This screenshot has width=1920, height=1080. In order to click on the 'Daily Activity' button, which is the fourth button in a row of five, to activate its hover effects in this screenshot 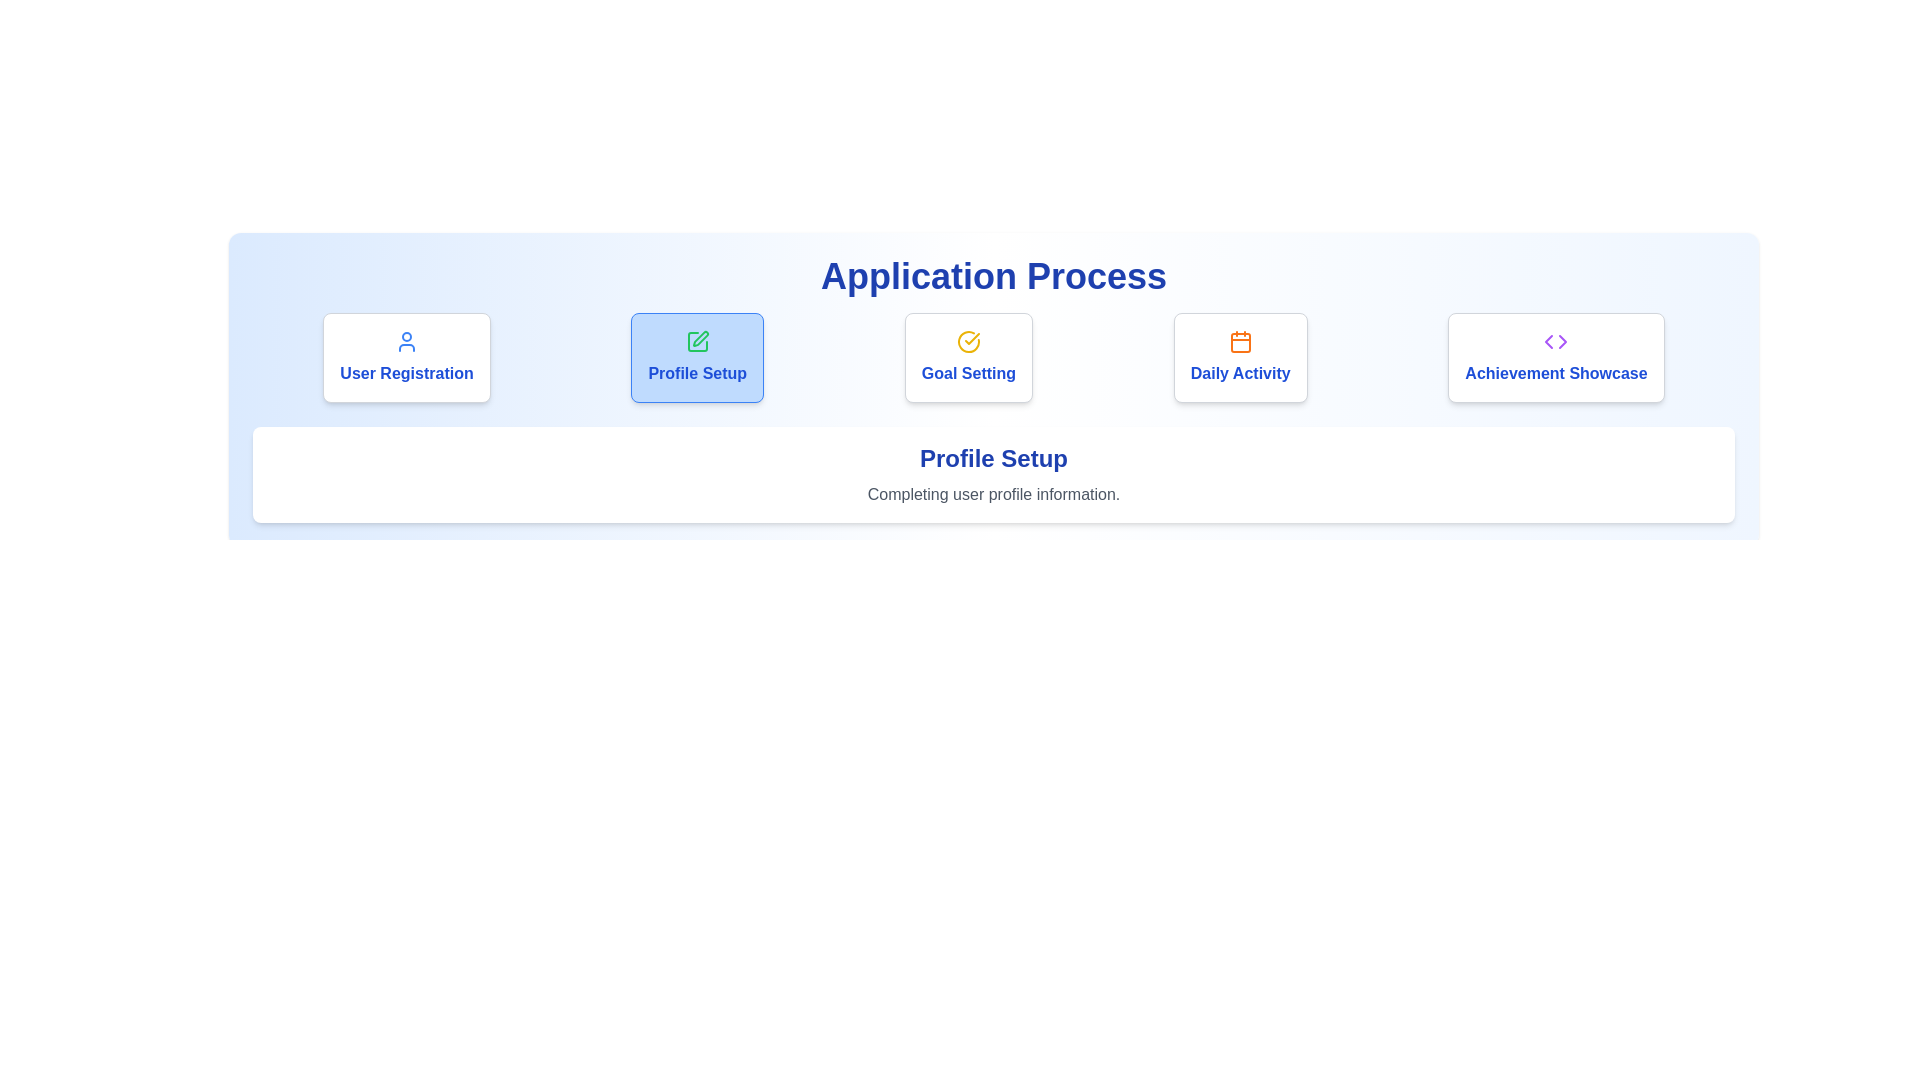, I will do `click(1239, 357)`.